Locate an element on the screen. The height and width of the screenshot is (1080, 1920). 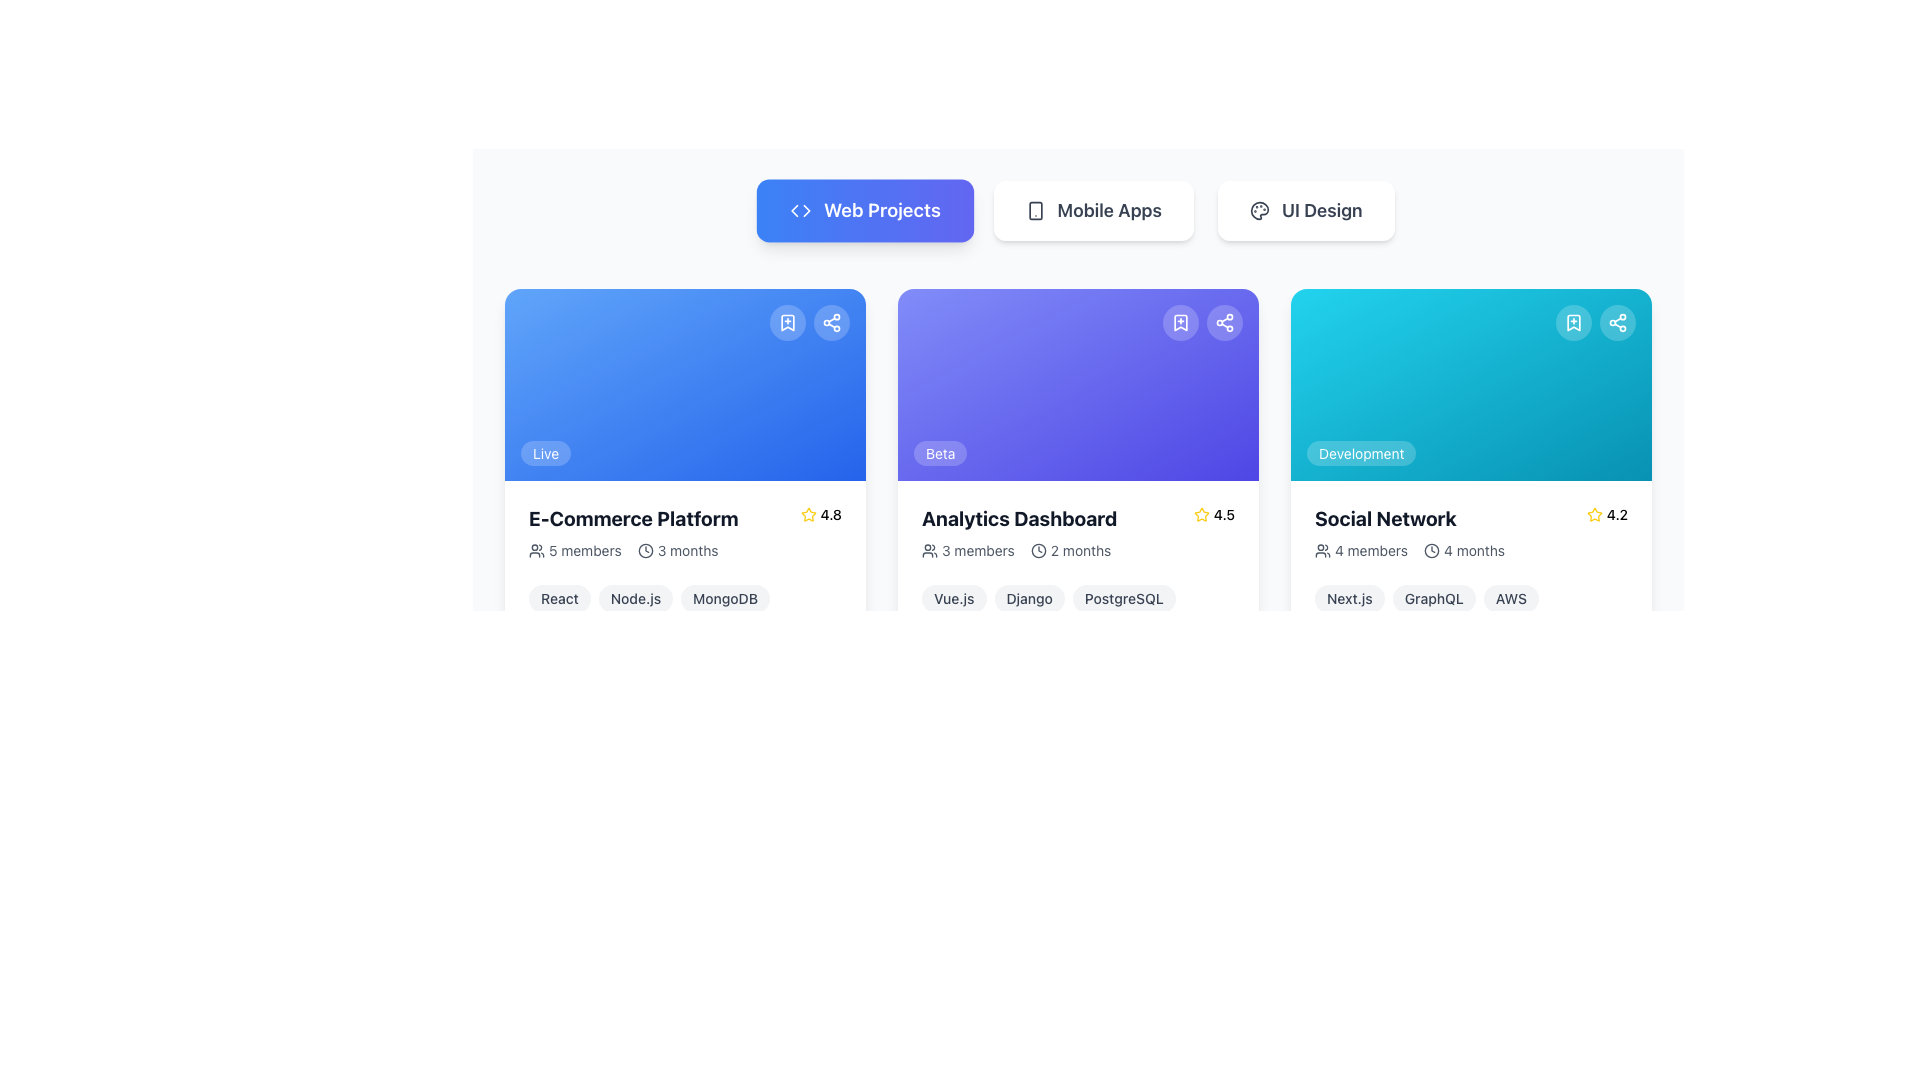
the 'Mobile Apps' button in the segmented control is located at coordinates (1077, 211).